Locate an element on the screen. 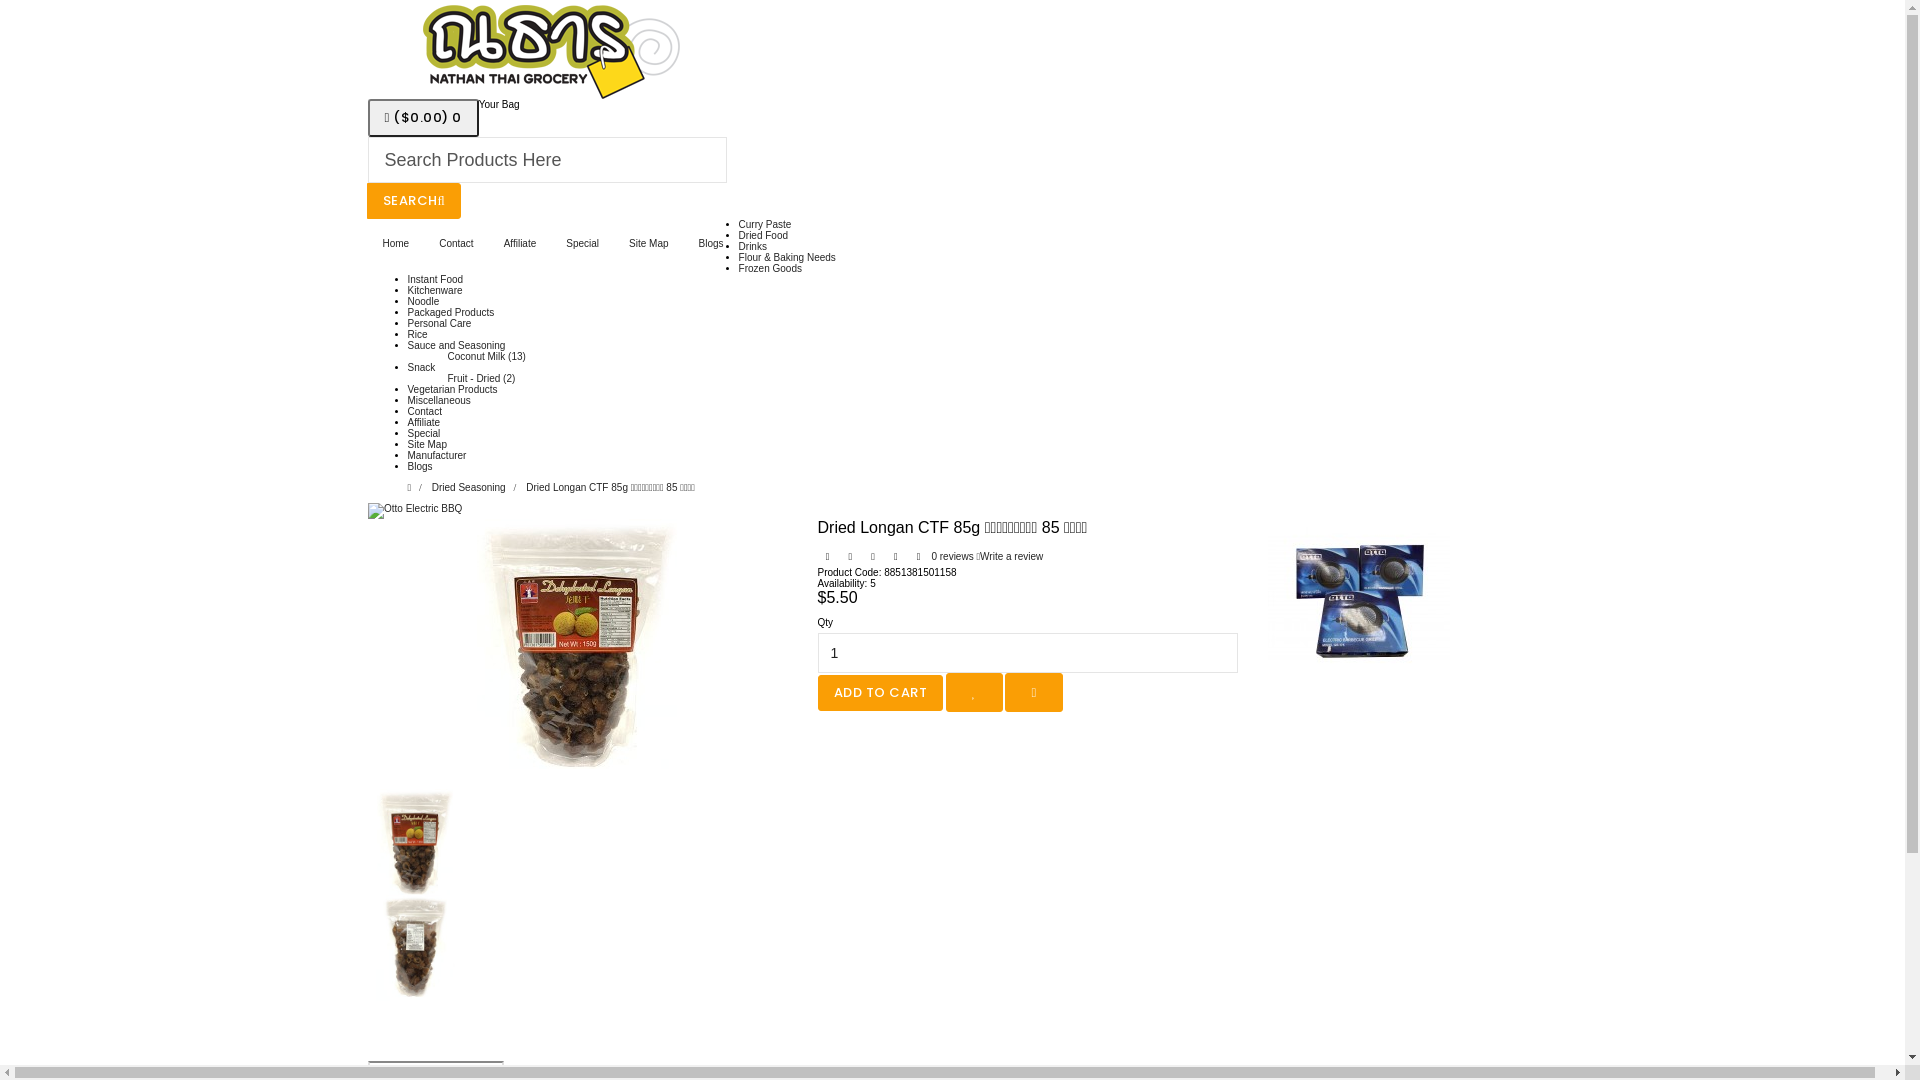 The width and height of the screenshot is (1920, 1080). 'Contact' is located at coordinates (422, 242).